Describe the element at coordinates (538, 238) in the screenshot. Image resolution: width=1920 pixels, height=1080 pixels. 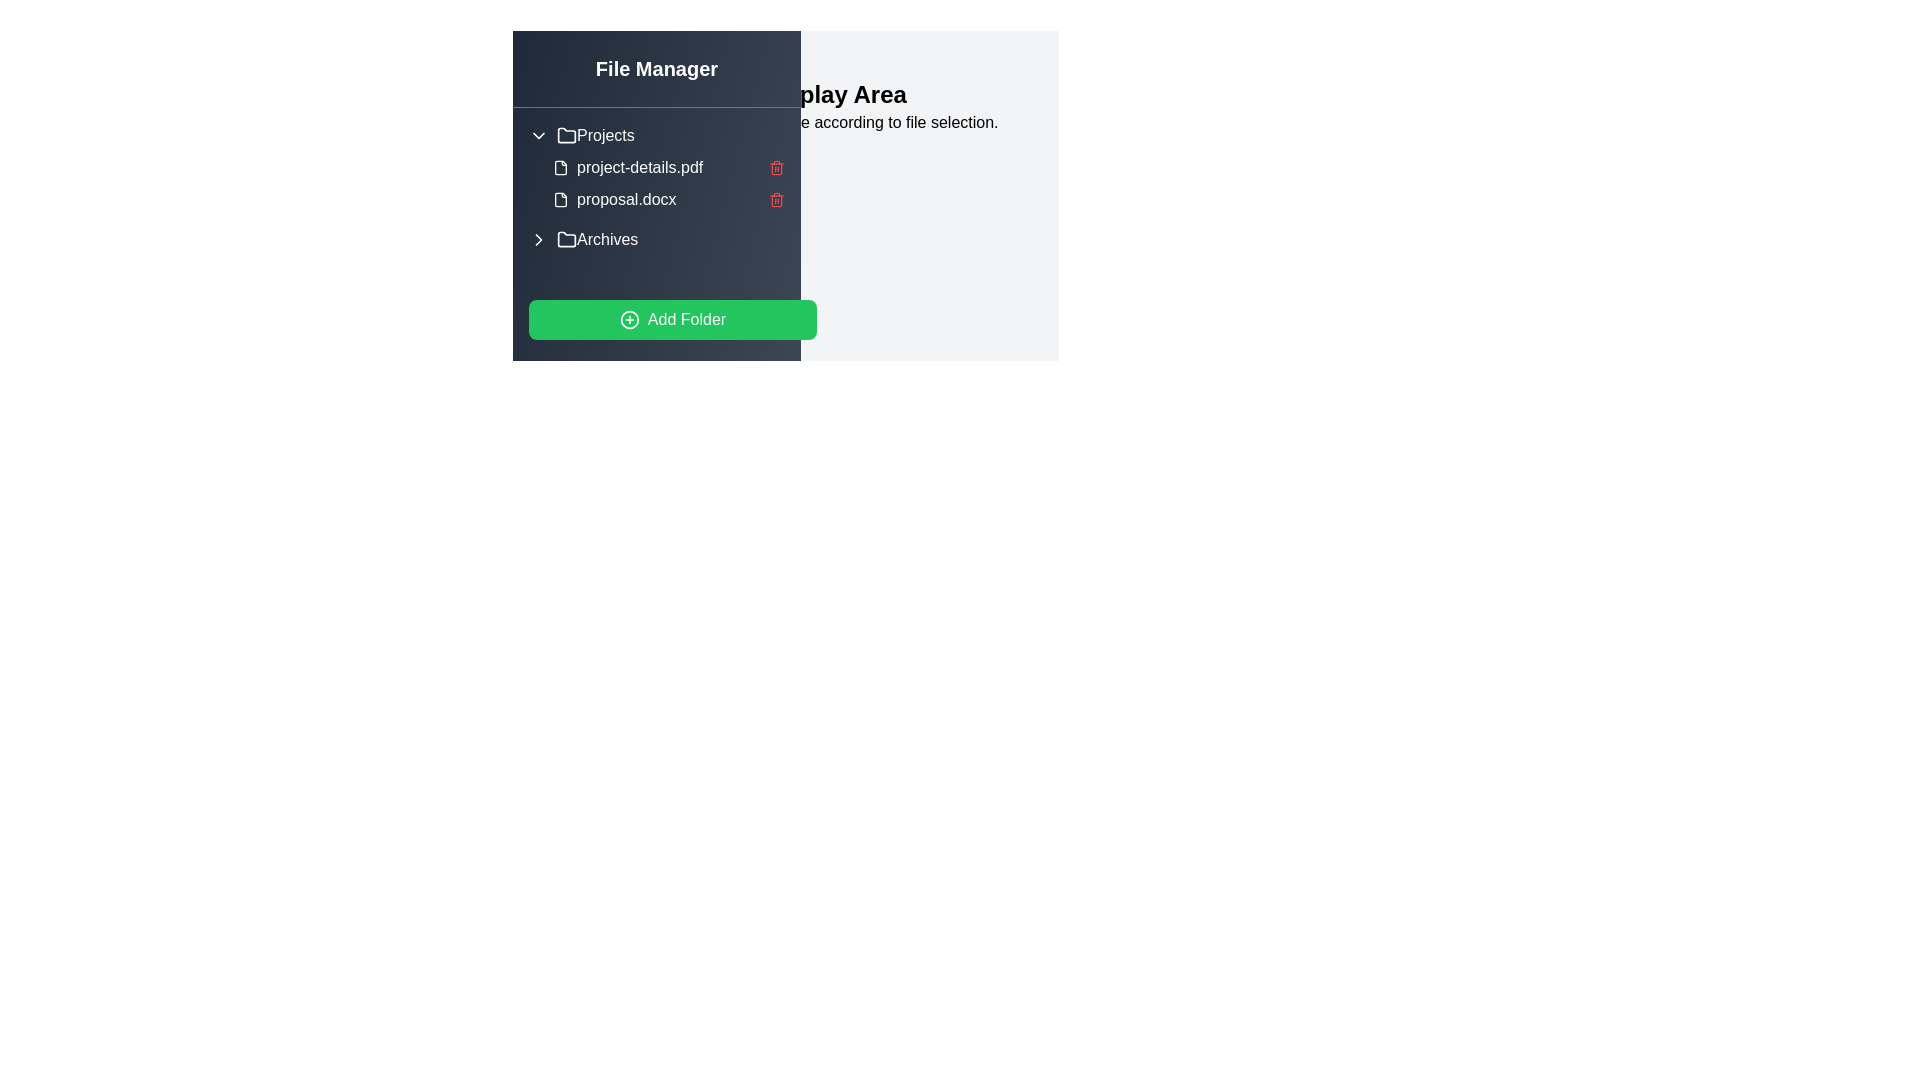
I see `the right-pointing chevron arrow icon located next to the 'Archives' folder in the 'File Manager' sidebar` at that location.